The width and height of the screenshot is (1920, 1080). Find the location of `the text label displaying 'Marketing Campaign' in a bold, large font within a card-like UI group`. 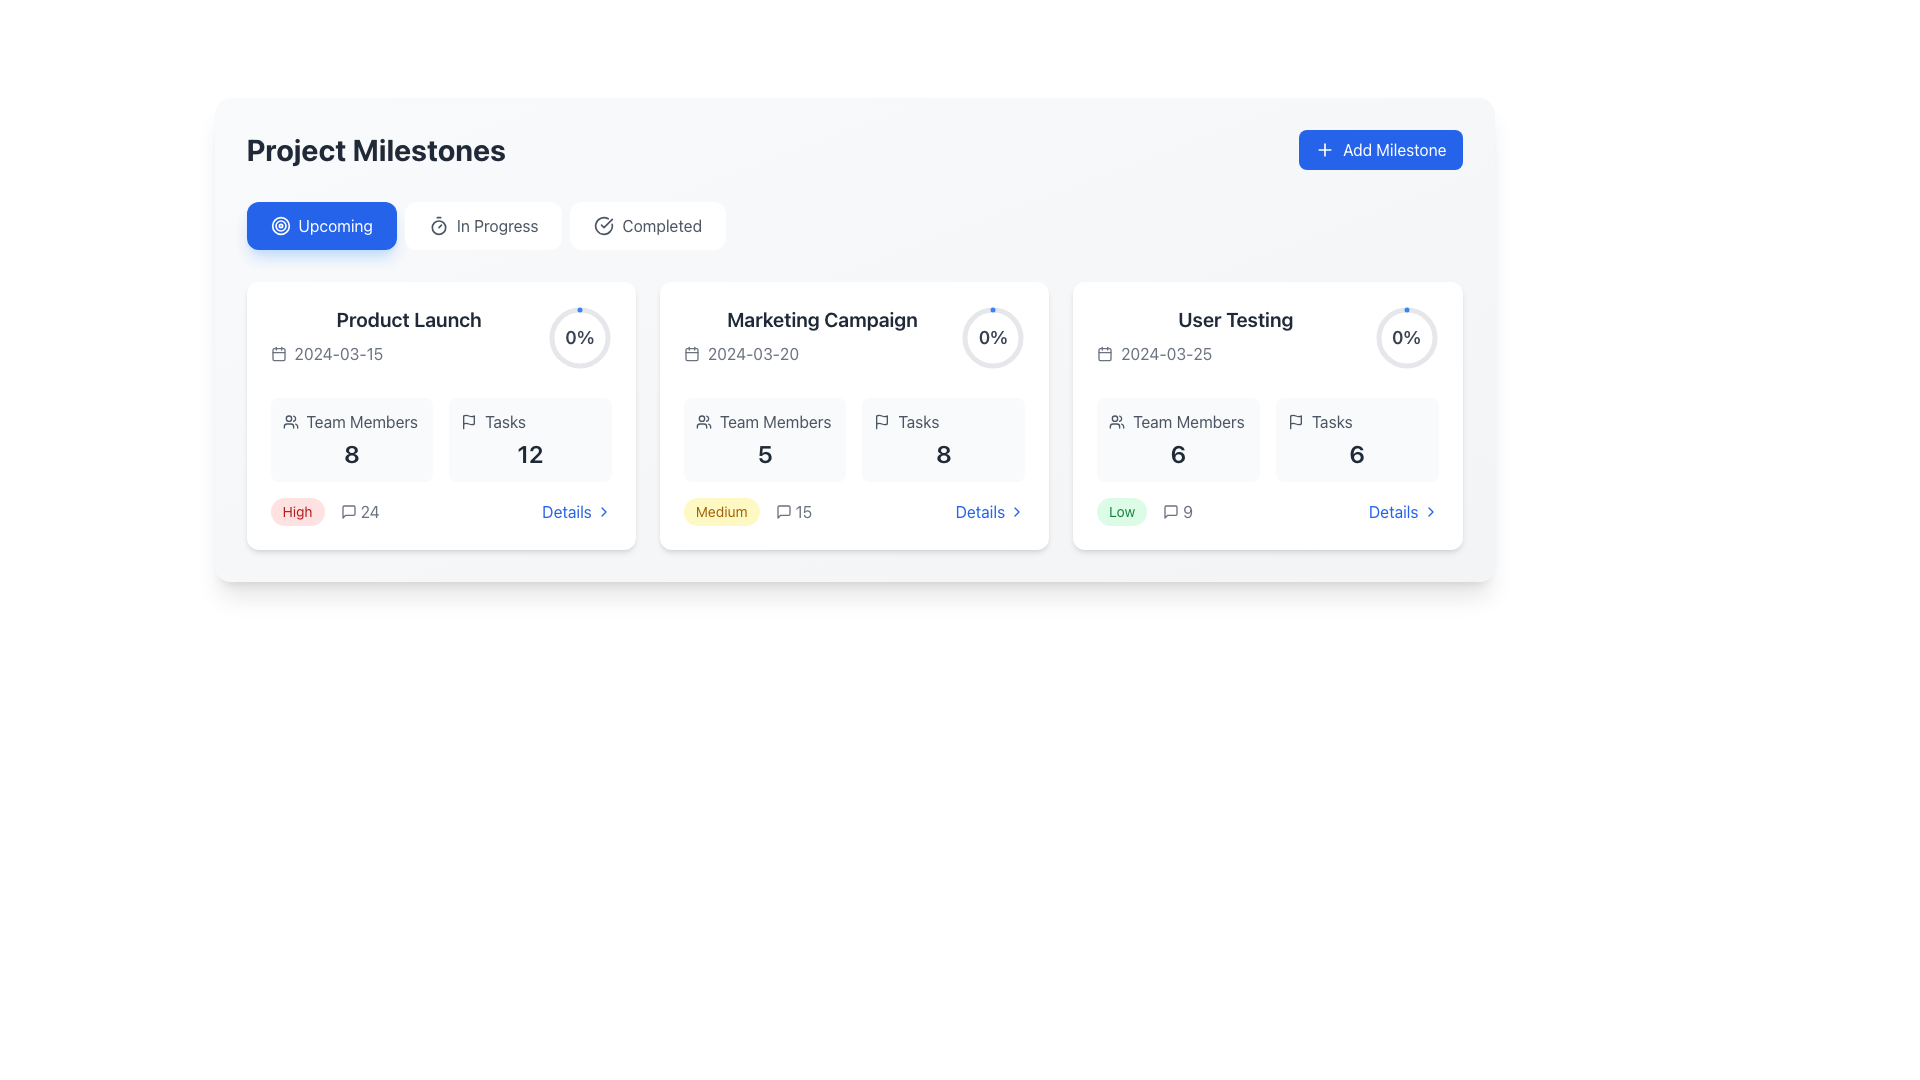

the text label displaying 'Marketing Campaign' in a bold, large font within a card-like UI group is located at coordinates (822, 319).